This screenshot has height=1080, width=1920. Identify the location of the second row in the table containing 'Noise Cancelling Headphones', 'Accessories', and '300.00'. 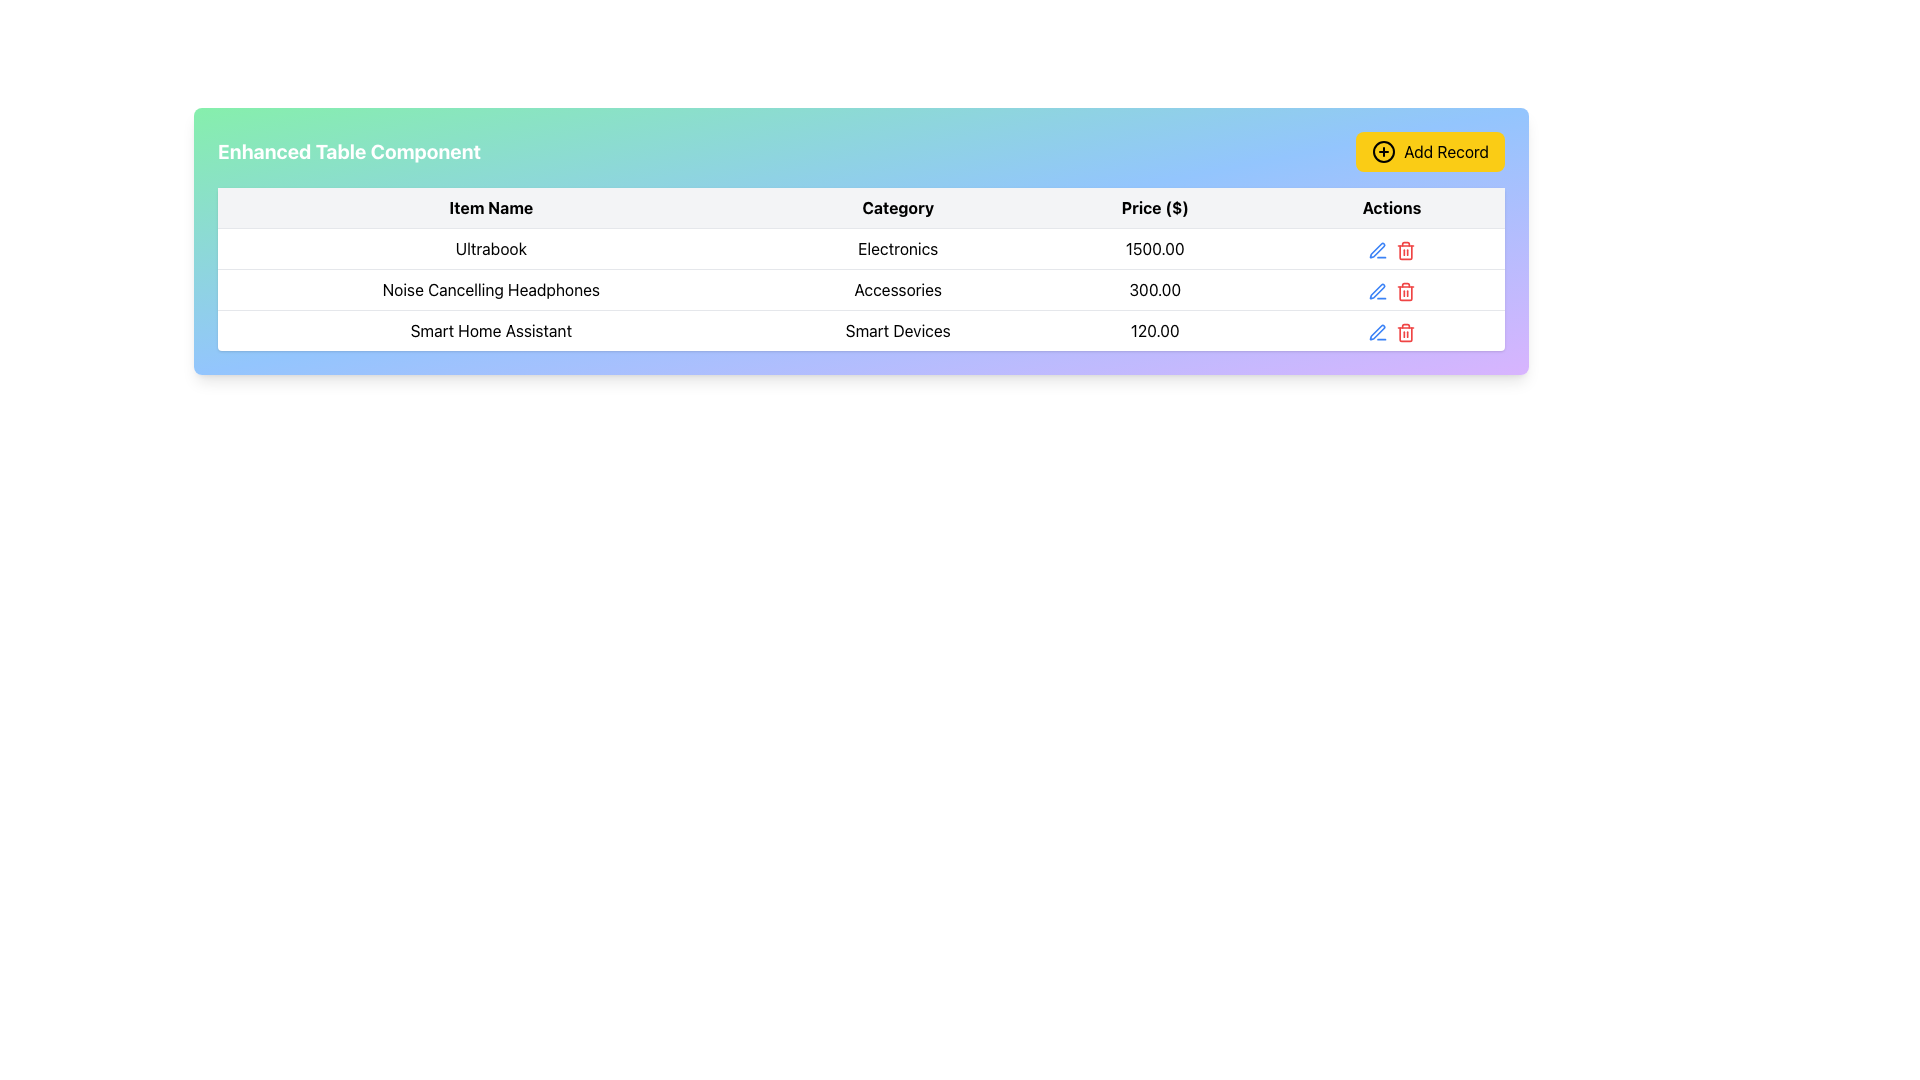
(861, 289).